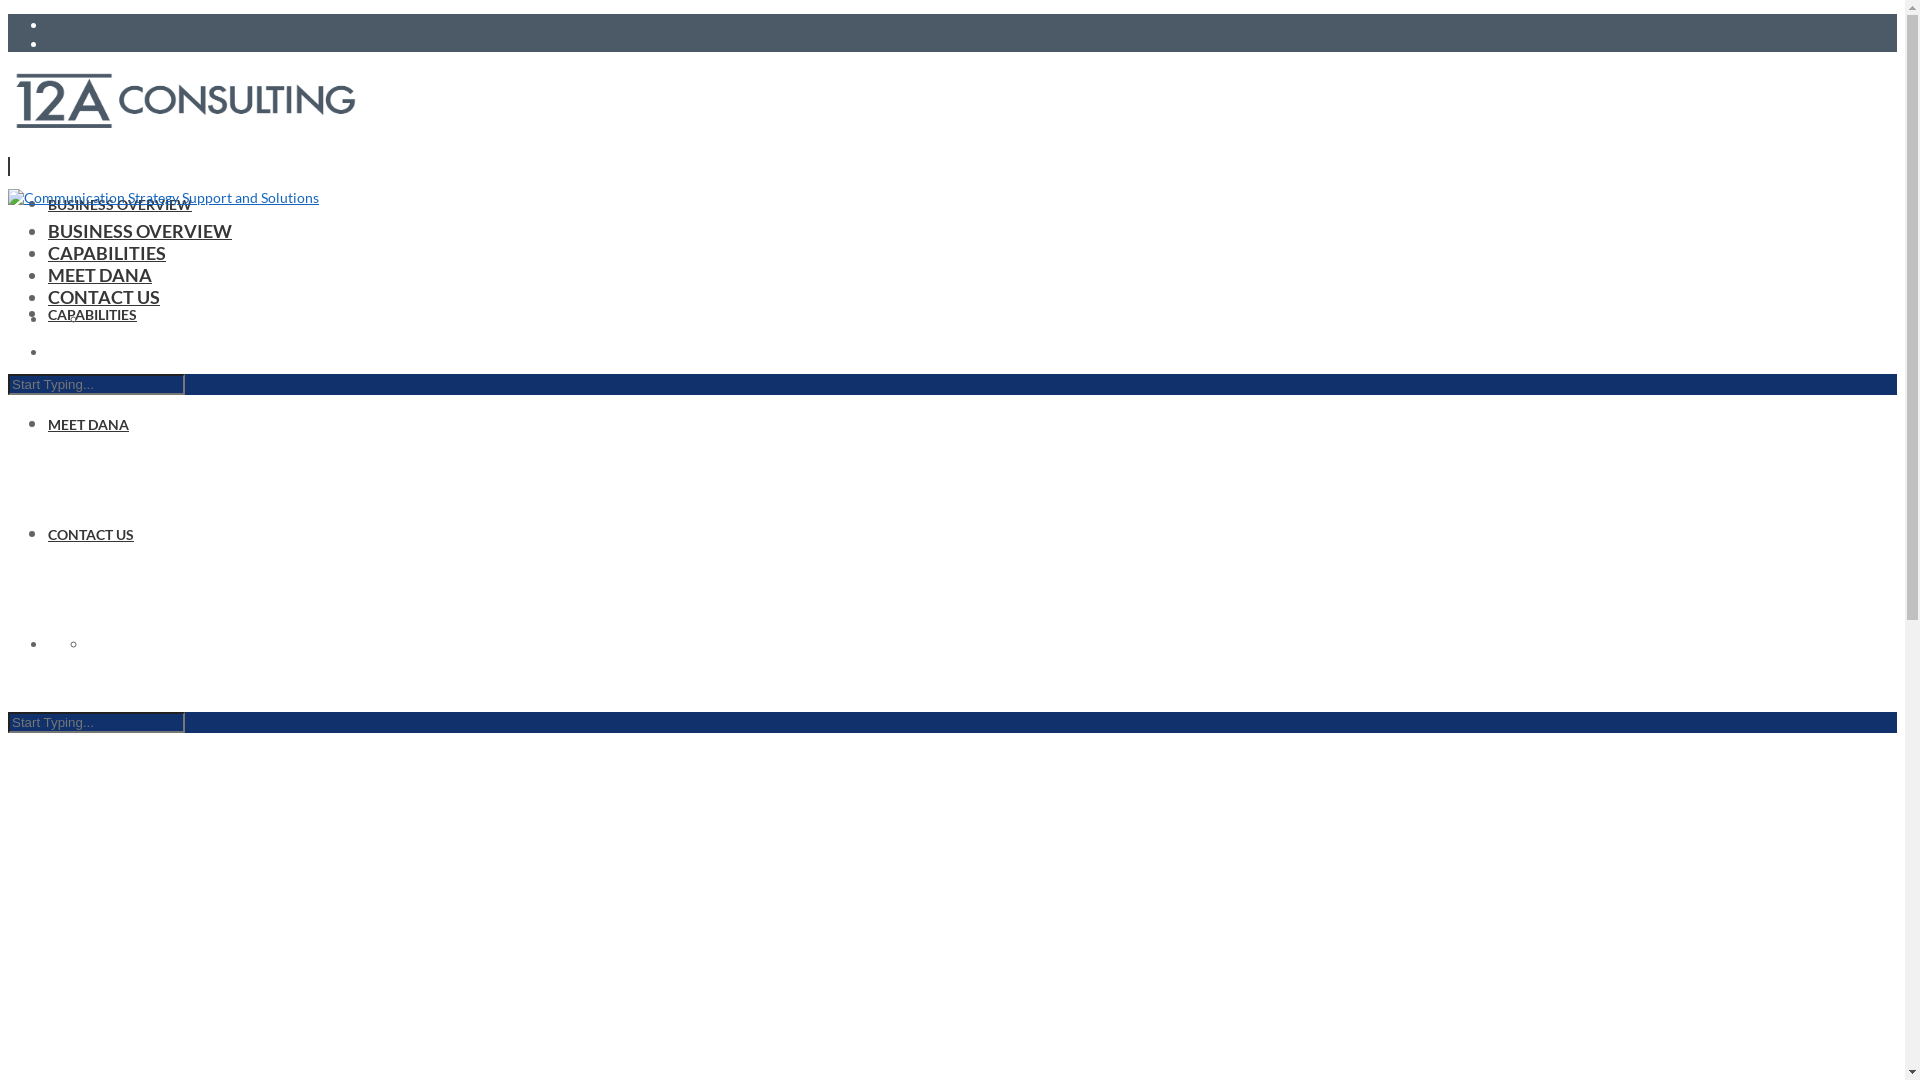 The height and width of the screenshot is (1080, 1920). What do you see at coordinates (90, 533) in the screenshot?
I see `'CONTACT US'` at bounding box center [90, 533].